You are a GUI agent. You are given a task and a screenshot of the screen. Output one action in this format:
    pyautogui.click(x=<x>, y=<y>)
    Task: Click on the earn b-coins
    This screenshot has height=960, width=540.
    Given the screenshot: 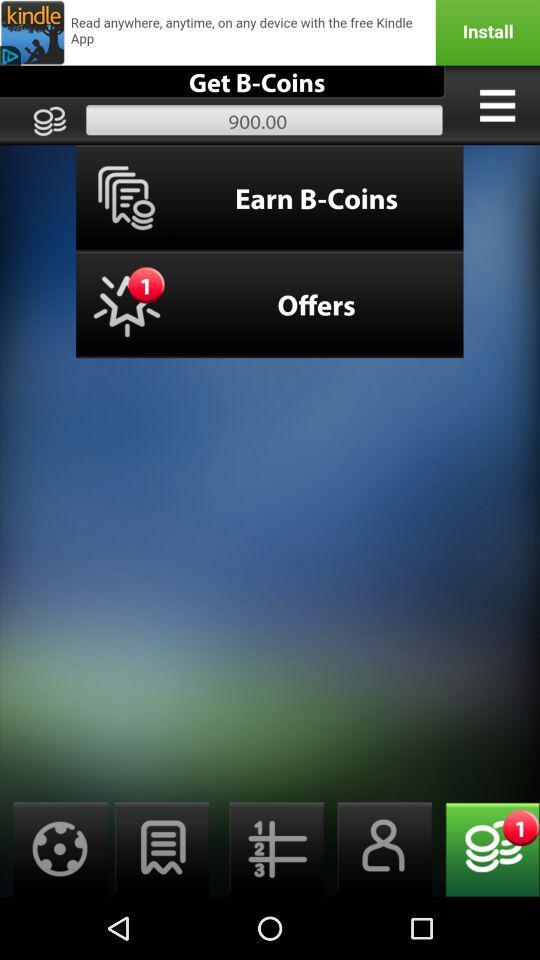 What is the action you would take?
    pyautogui.click(x=270, y=31)
    